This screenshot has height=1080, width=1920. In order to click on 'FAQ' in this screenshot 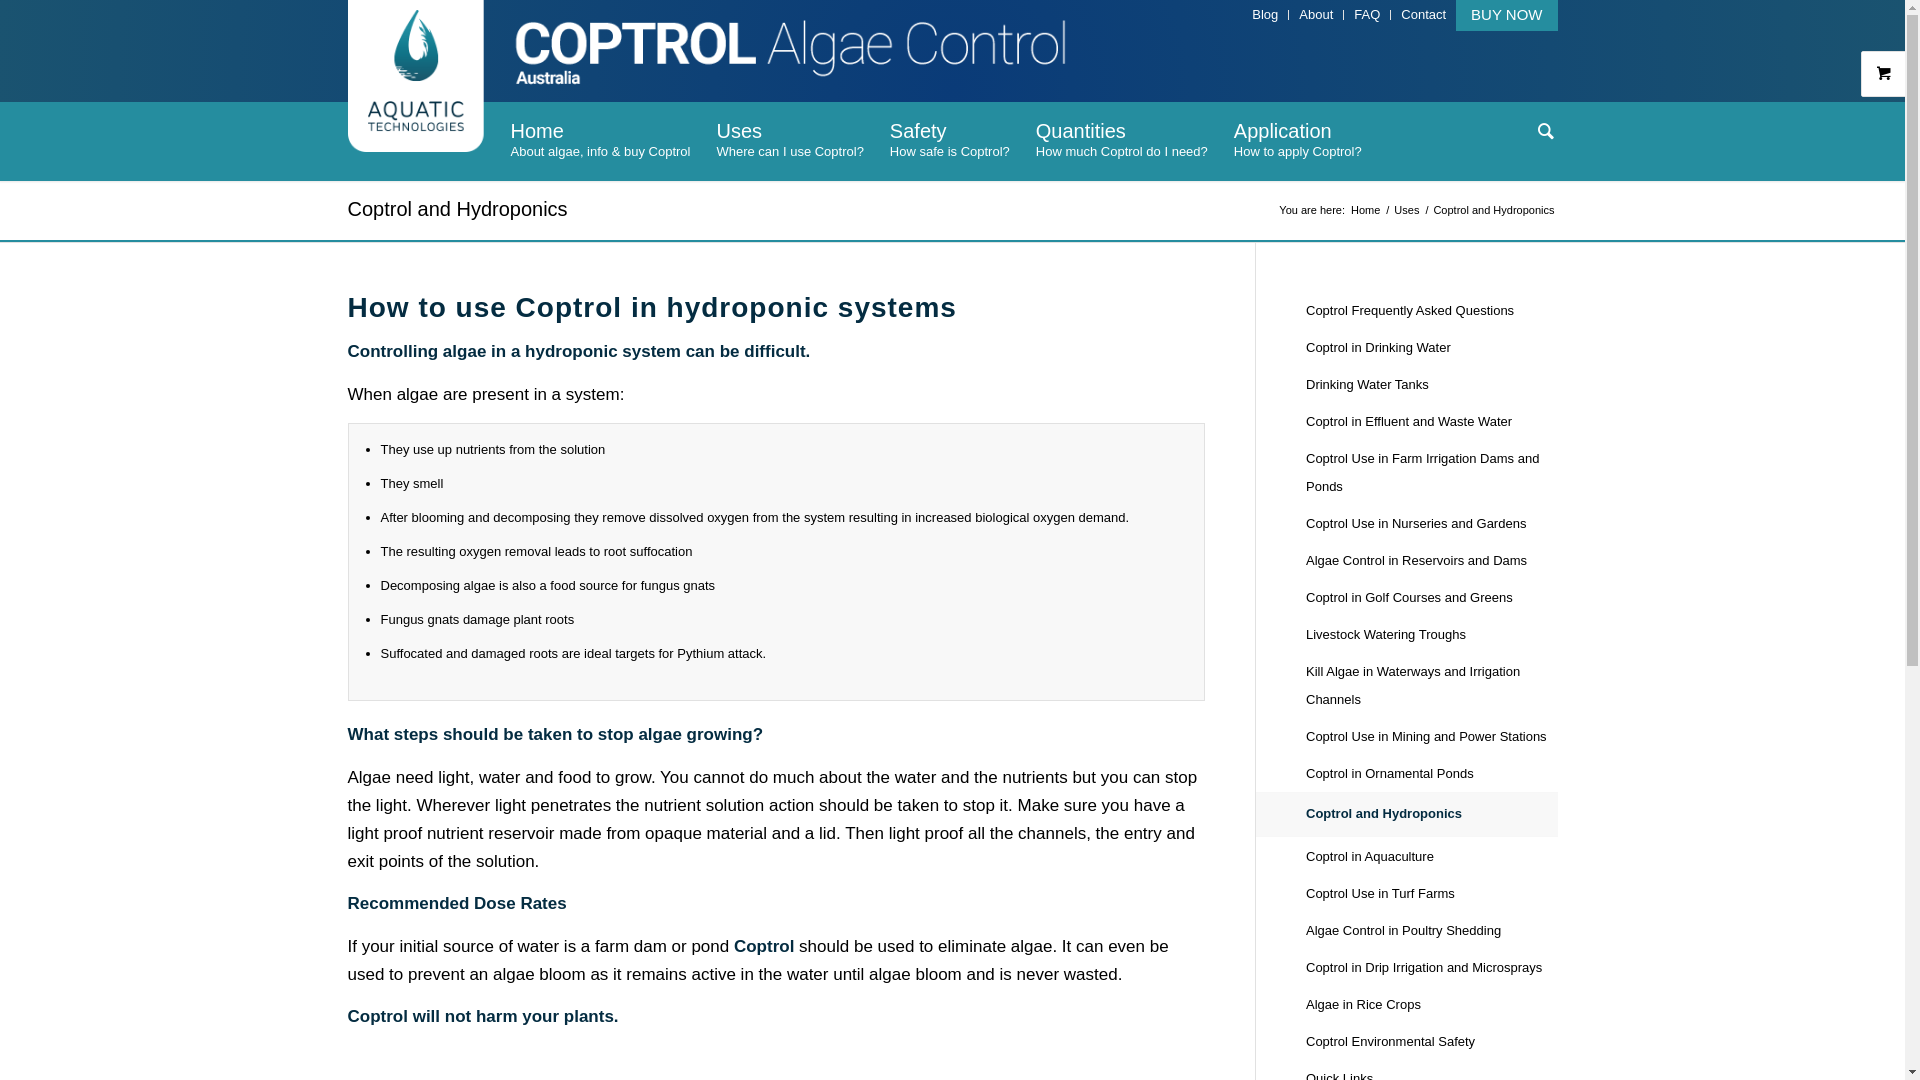, I will do `click(1366, 14)`.